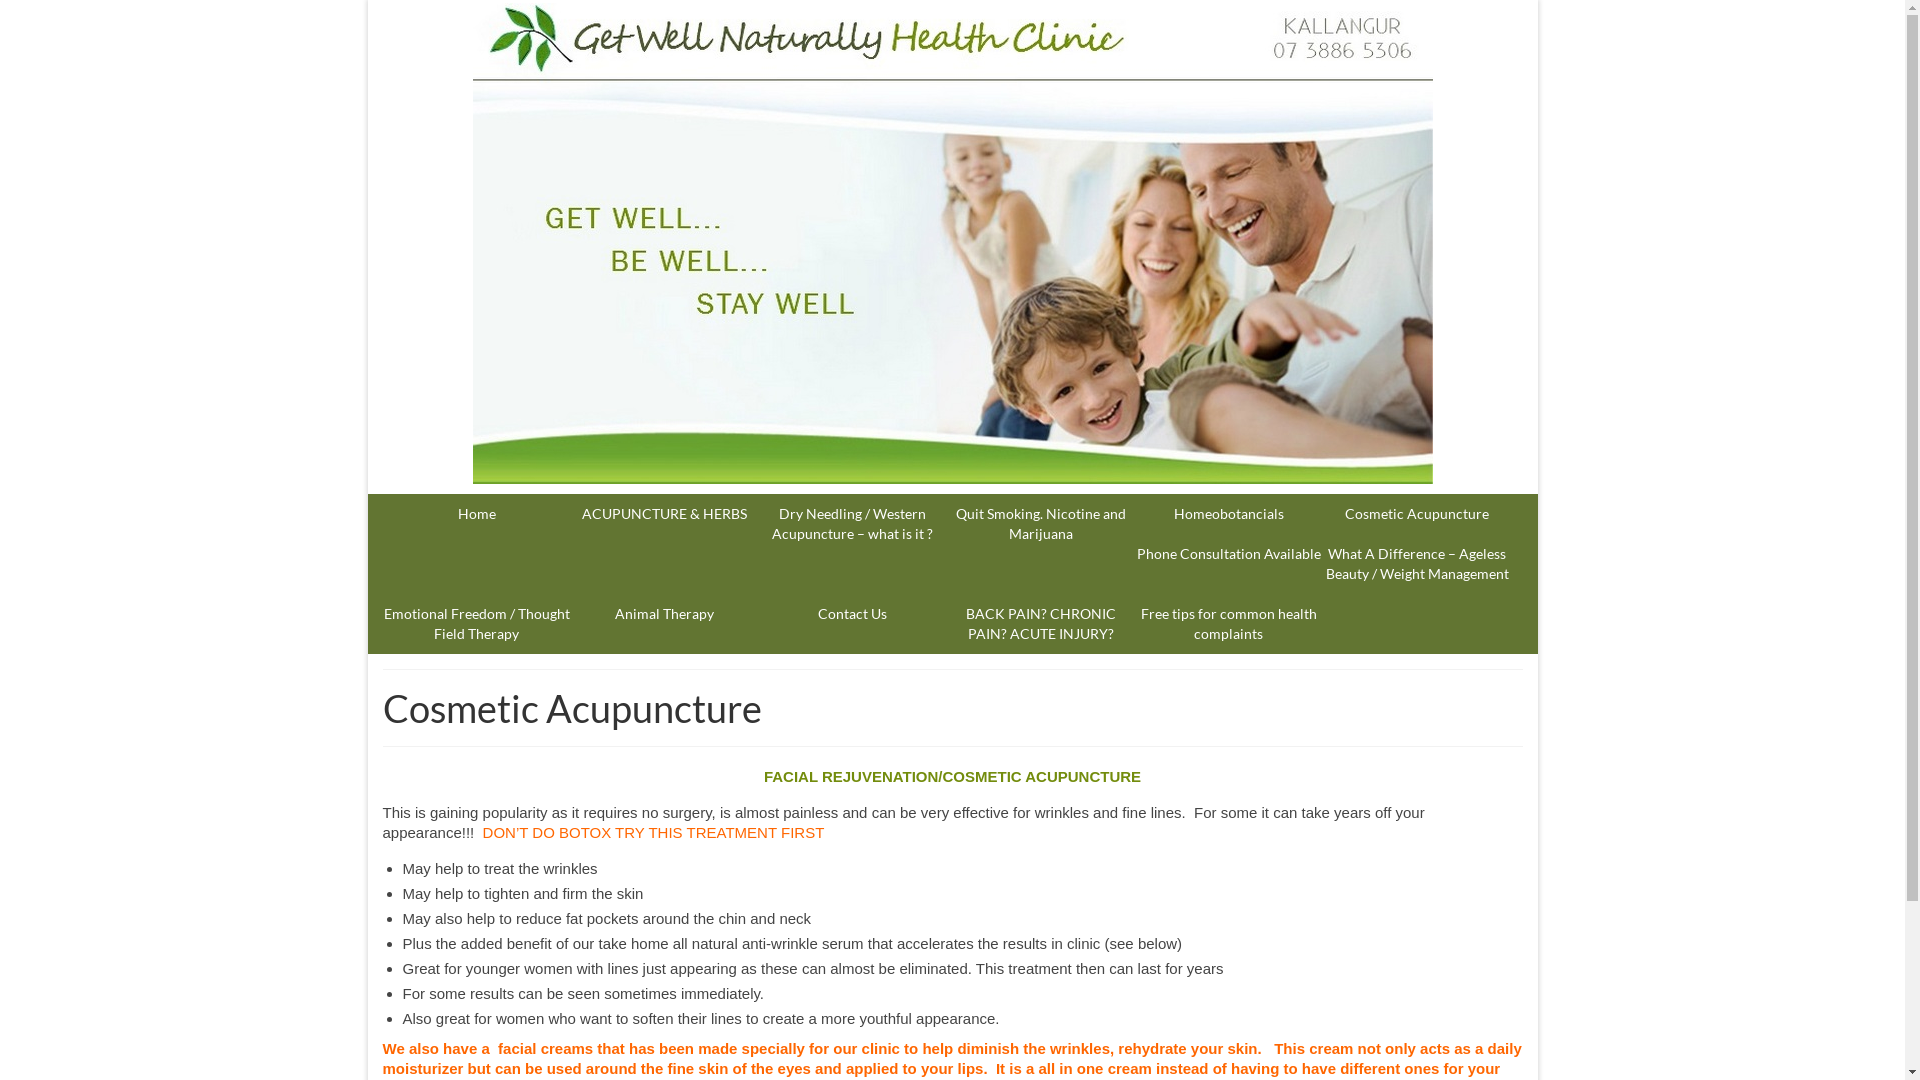  What do you see at coordinates (1415, 512) in the screenshot?
I see `'Cosmetic Acupuncture'` at bounding box center [1415, 512].